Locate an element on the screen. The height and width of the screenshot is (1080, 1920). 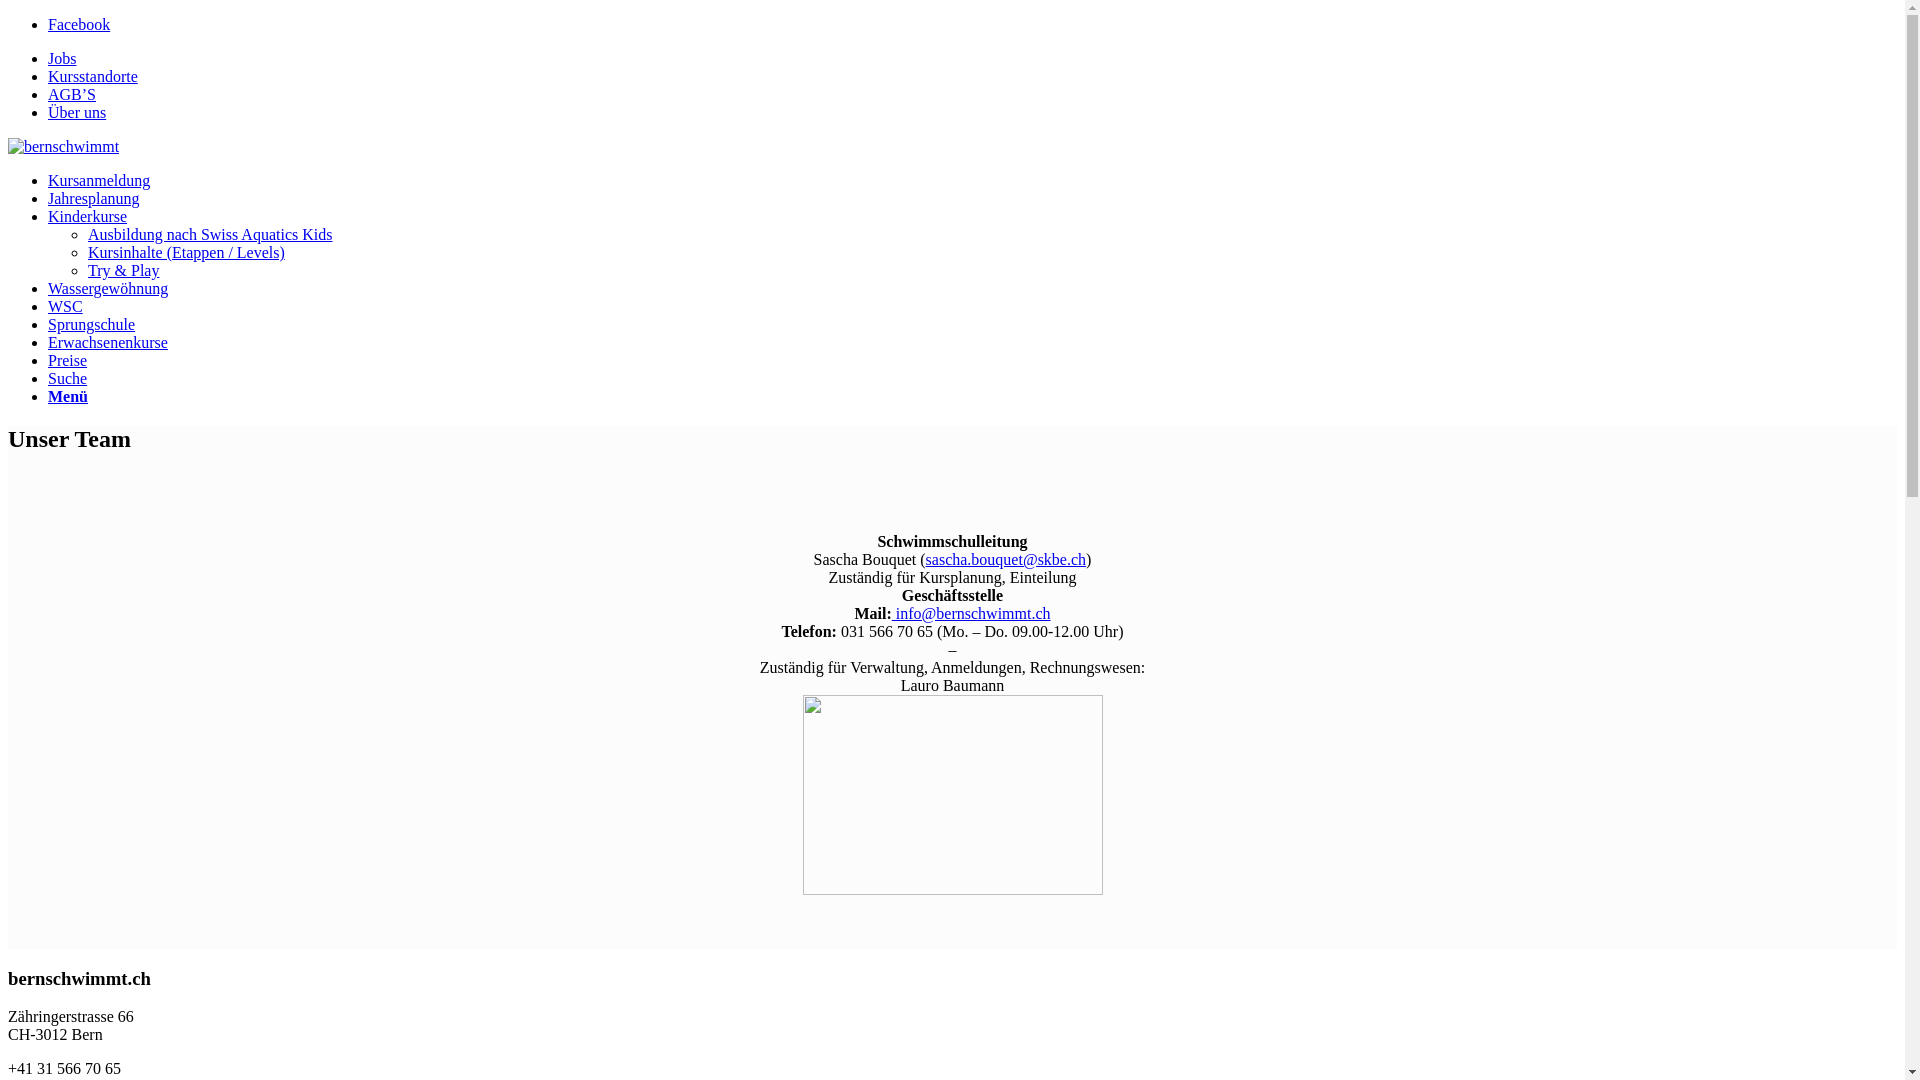
'Try & Play' is located at coordinates (122, 270).